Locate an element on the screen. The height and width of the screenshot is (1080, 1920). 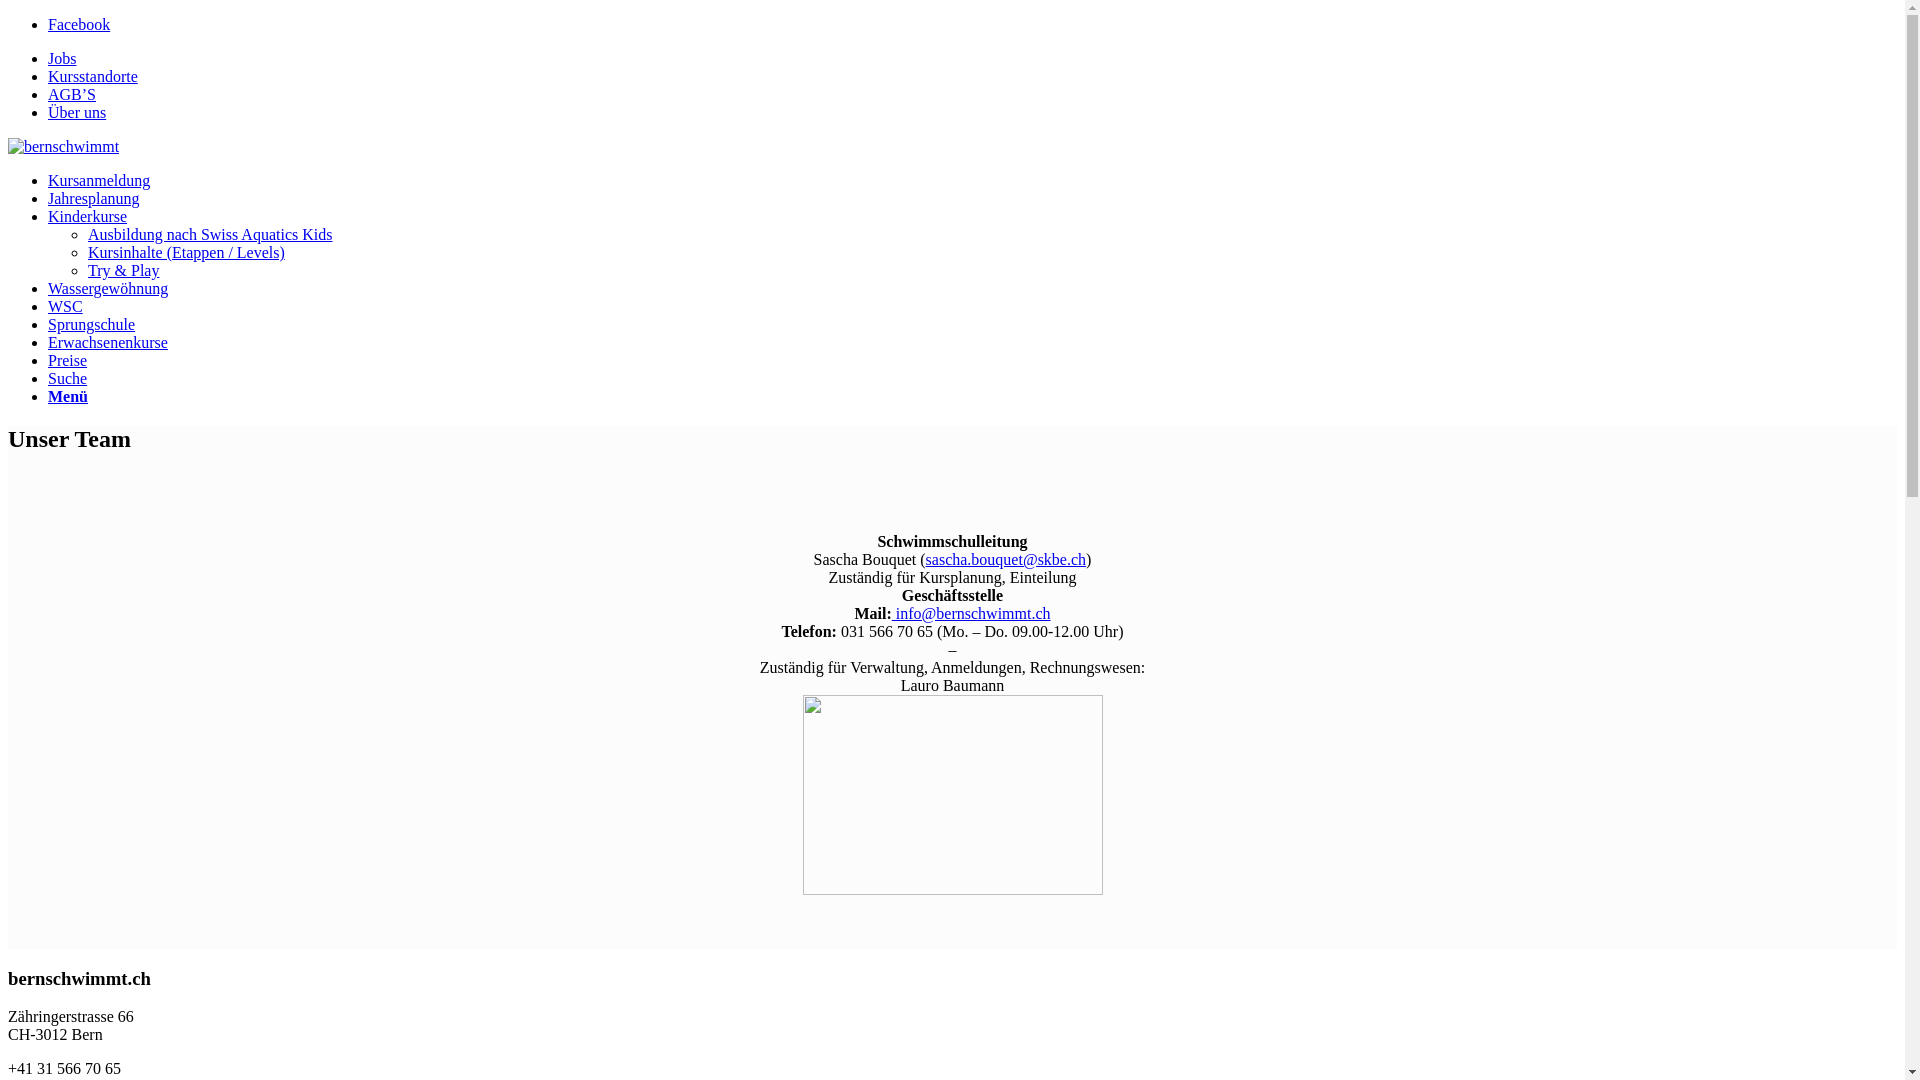
'Try & Play' is located at coordinates (122, 270).